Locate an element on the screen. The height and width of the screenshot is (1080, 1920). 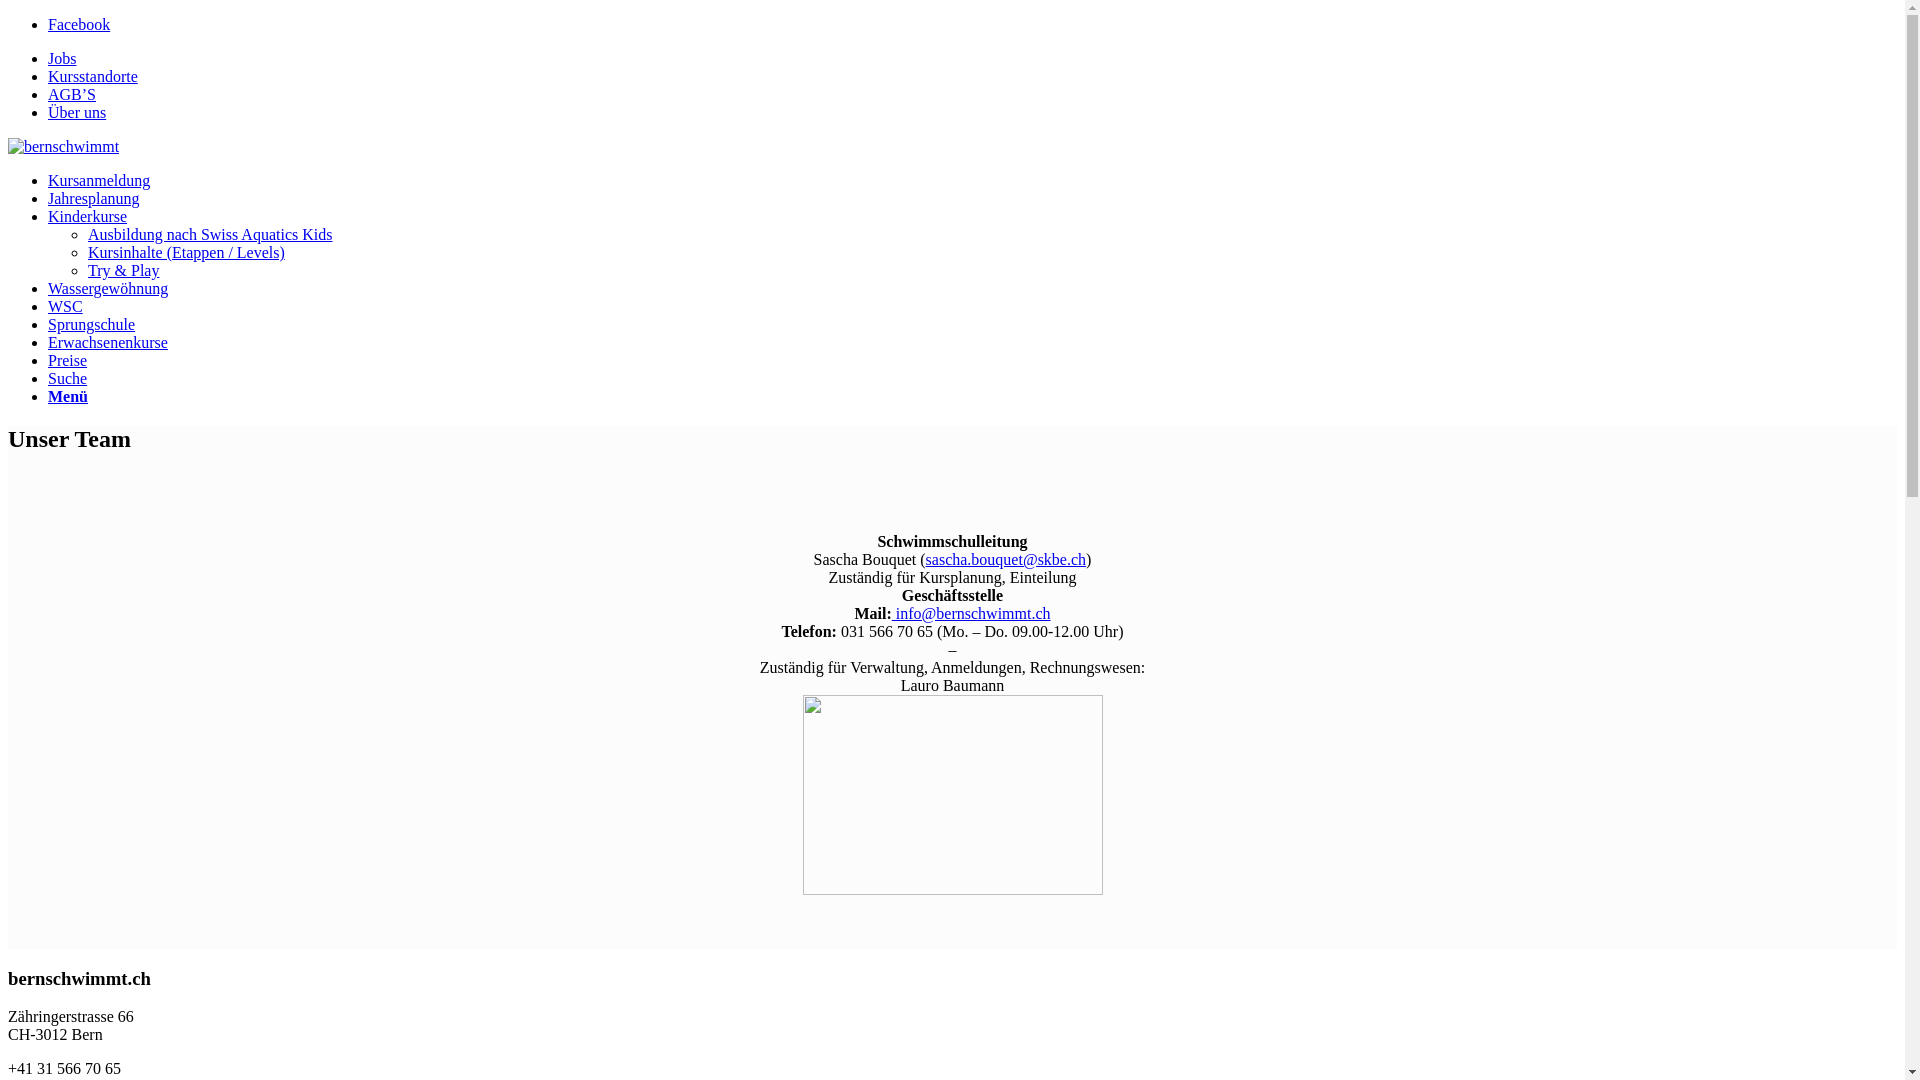
'Try & Play' is located at coordinates (122, 270).